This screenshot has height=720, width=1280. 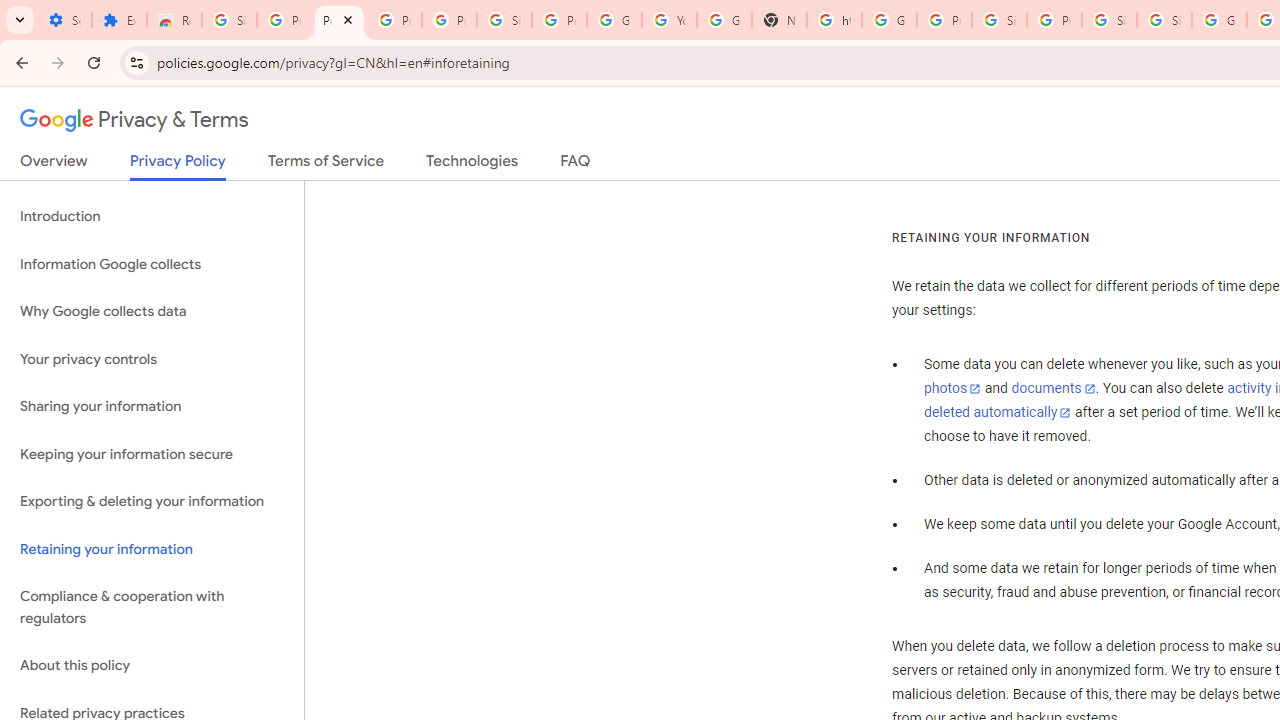 What do you see at coordinates (833, 20) in the screenshot?
I see `'https://scholar.google.com/'` at bounding box center [833, 20].